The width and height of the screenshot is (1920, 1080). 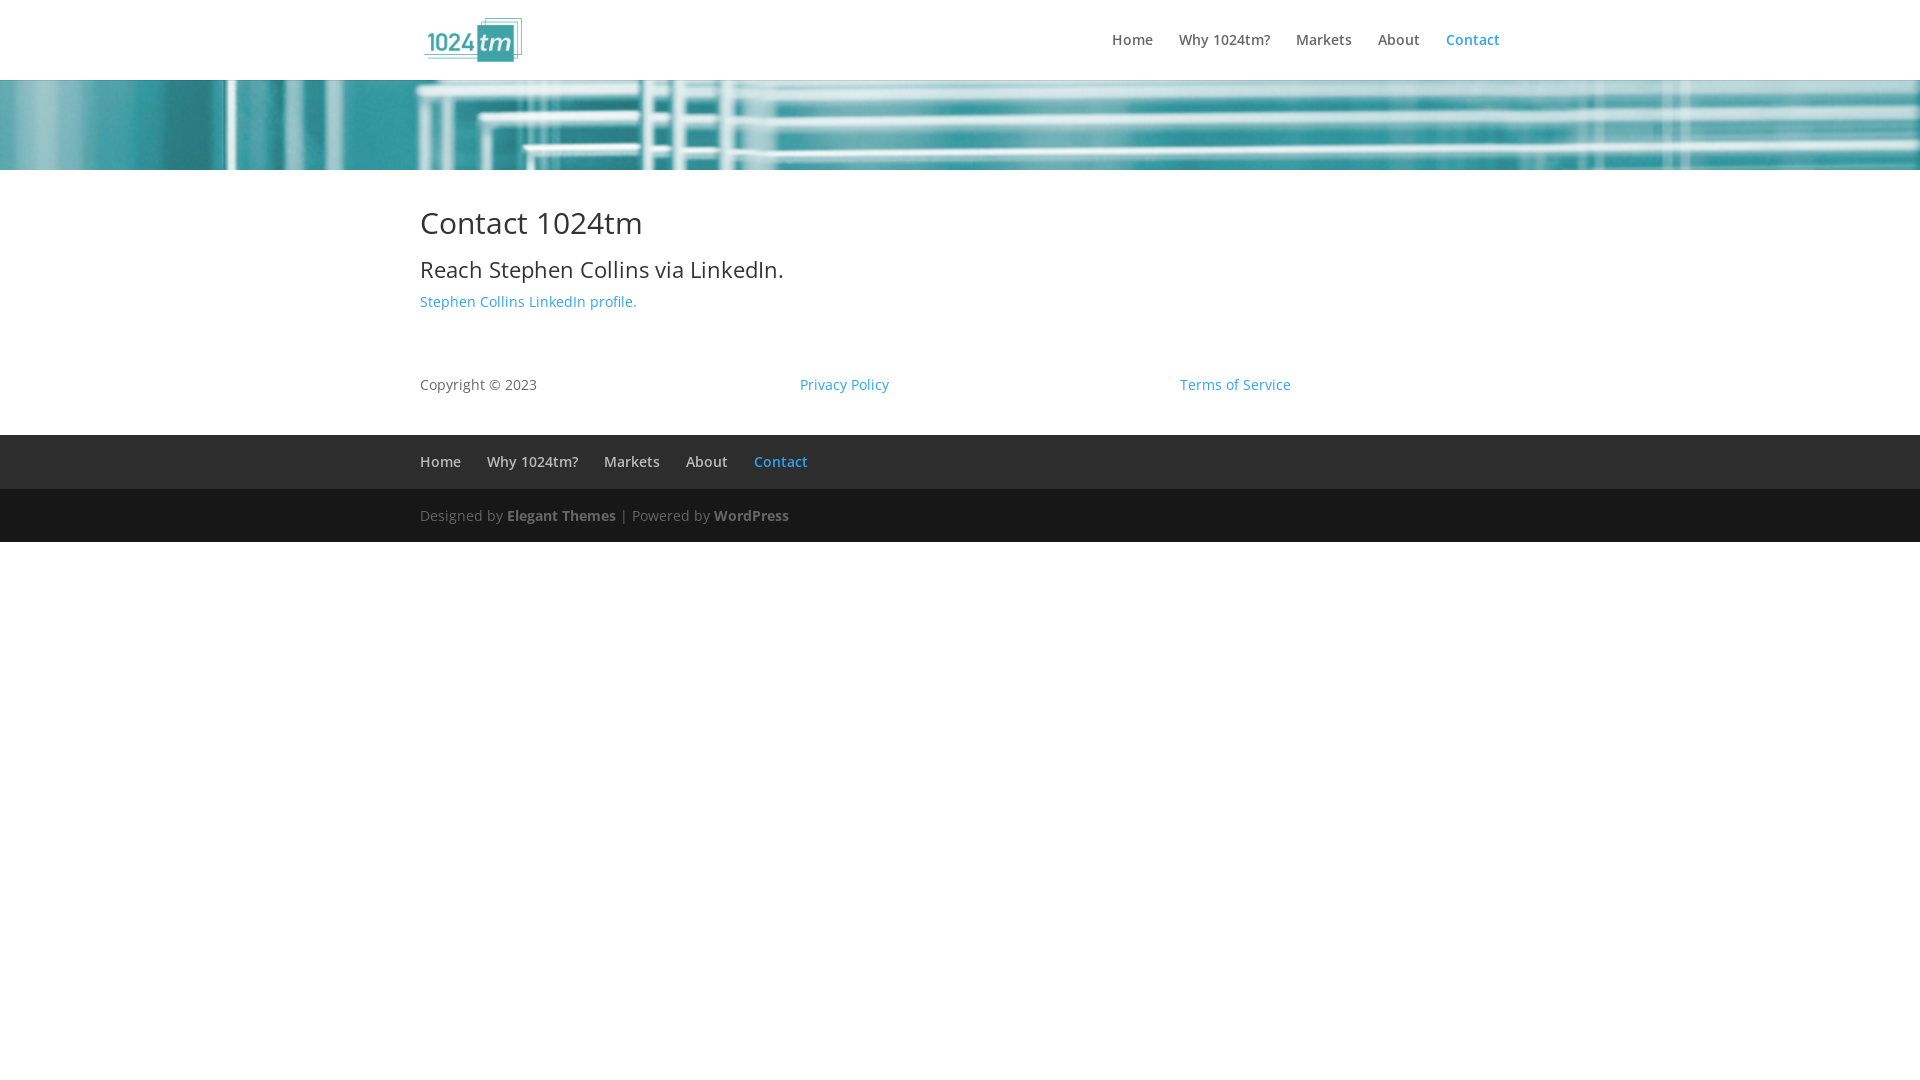 What do you see at coordinates (419, 461) in the screenshot?
I see `'Home'` at bounding box center [419, 461].